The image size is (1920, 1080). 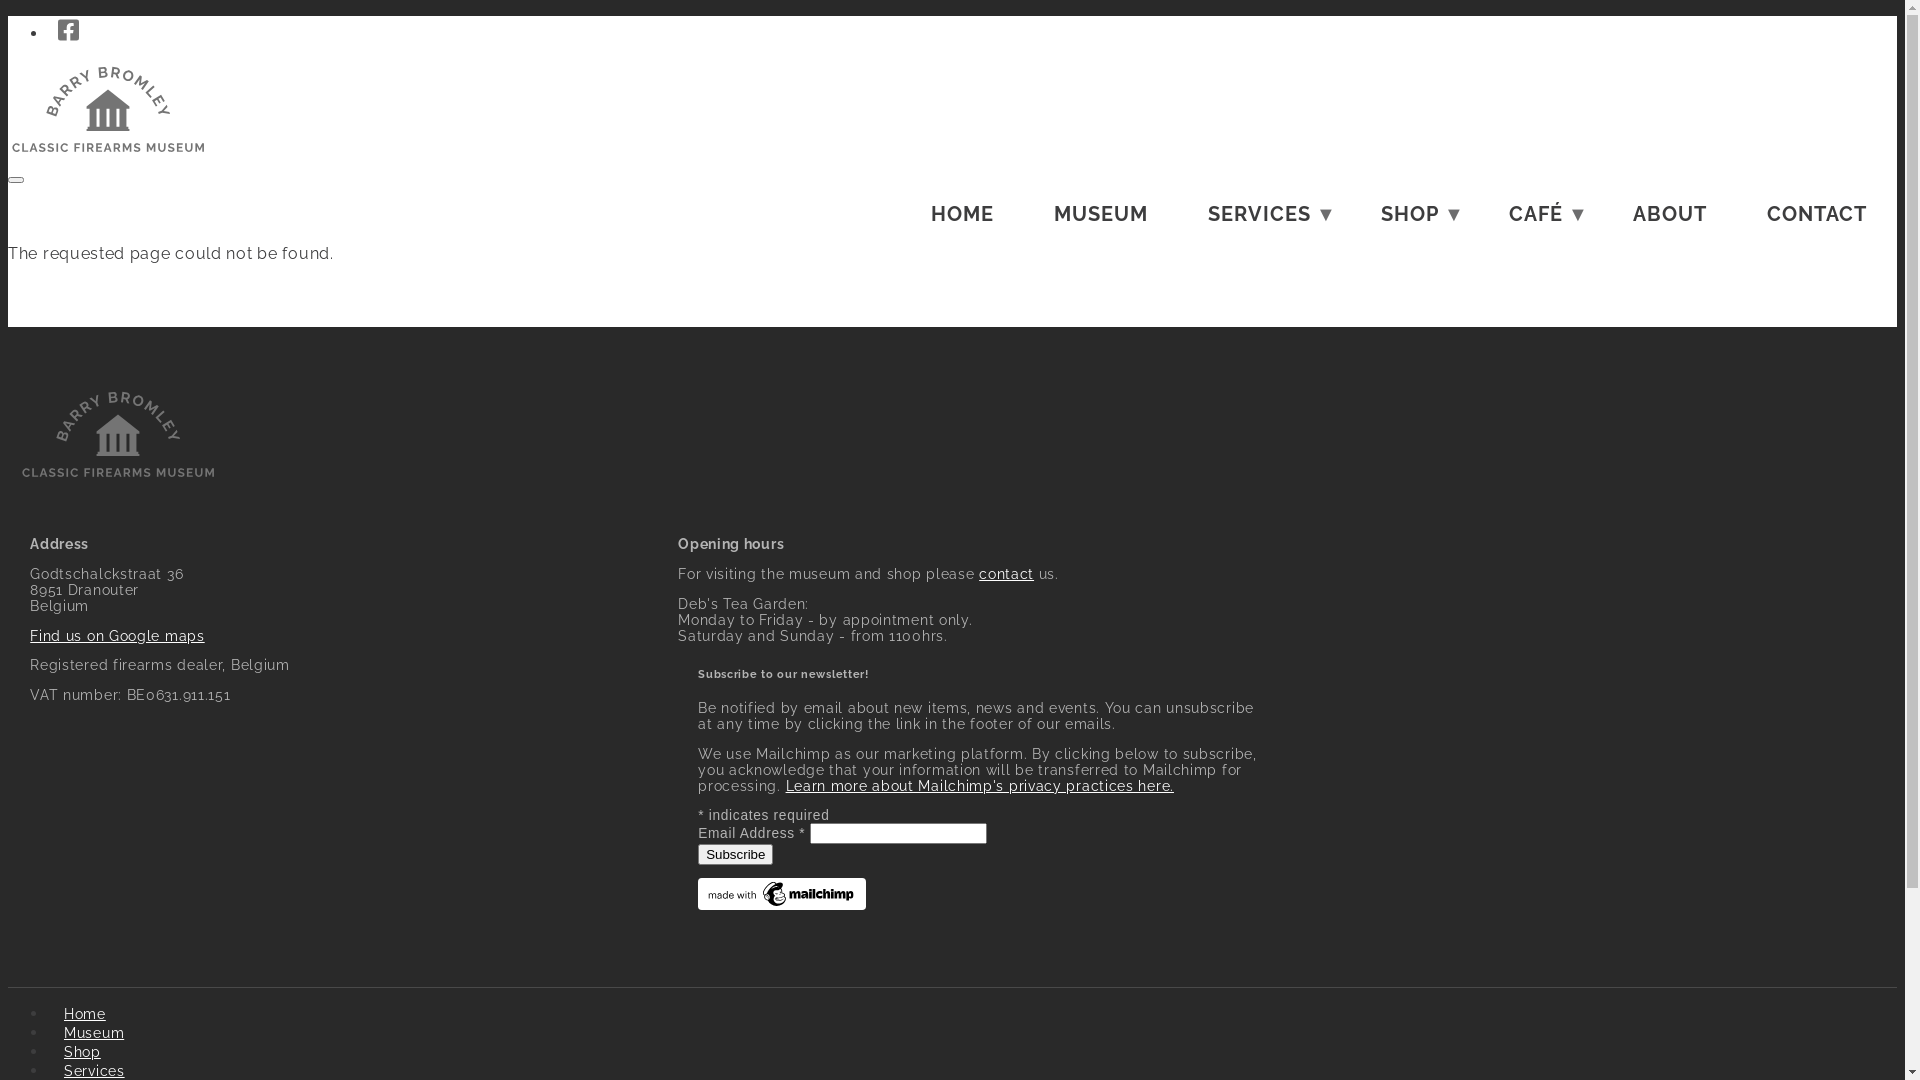 I want to click on 'CONTACT', so click(x=1817, y=213).